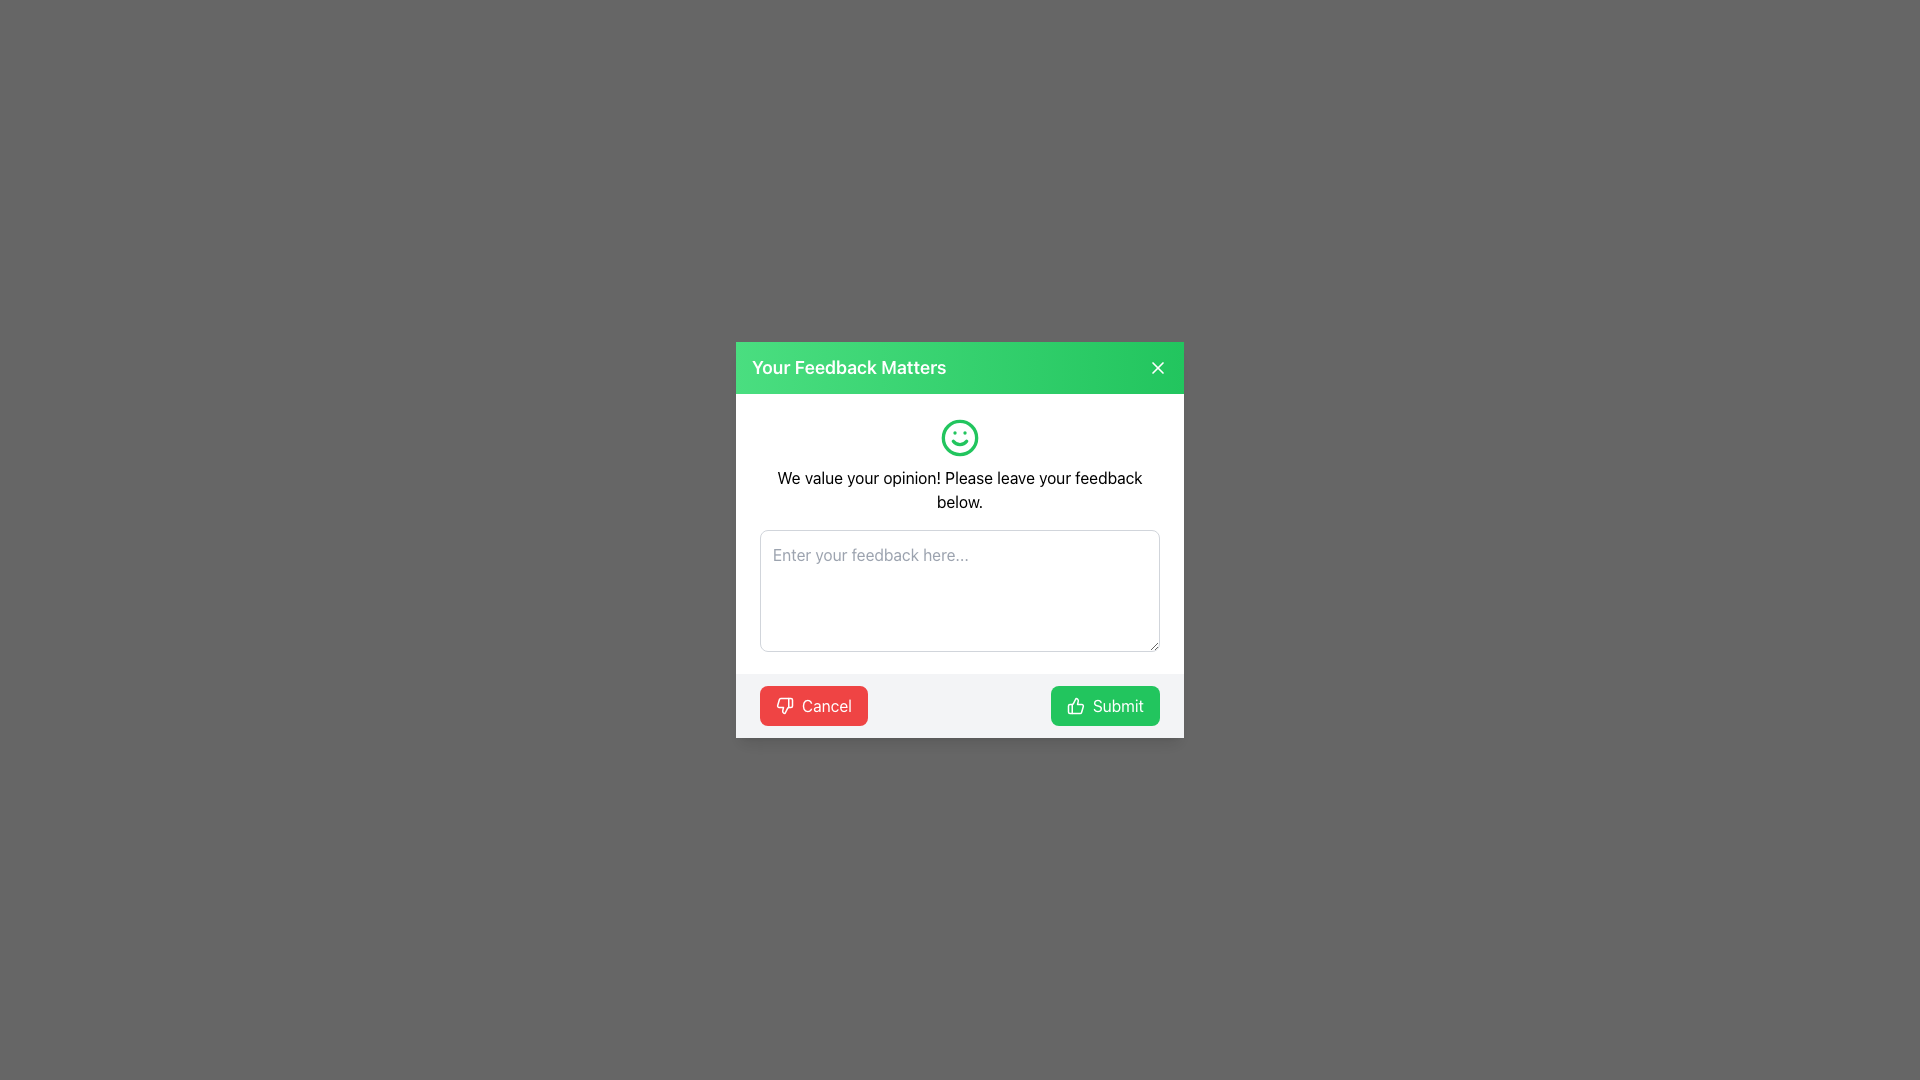 The height and width of the screenshot is (1080, 1920). I want to click on the smiley face icon by clicking on the circular element with a green outline, which is prominently located at the top-middle section of the dialog box titled 'Your Feedback Matters', so click(960, 437).